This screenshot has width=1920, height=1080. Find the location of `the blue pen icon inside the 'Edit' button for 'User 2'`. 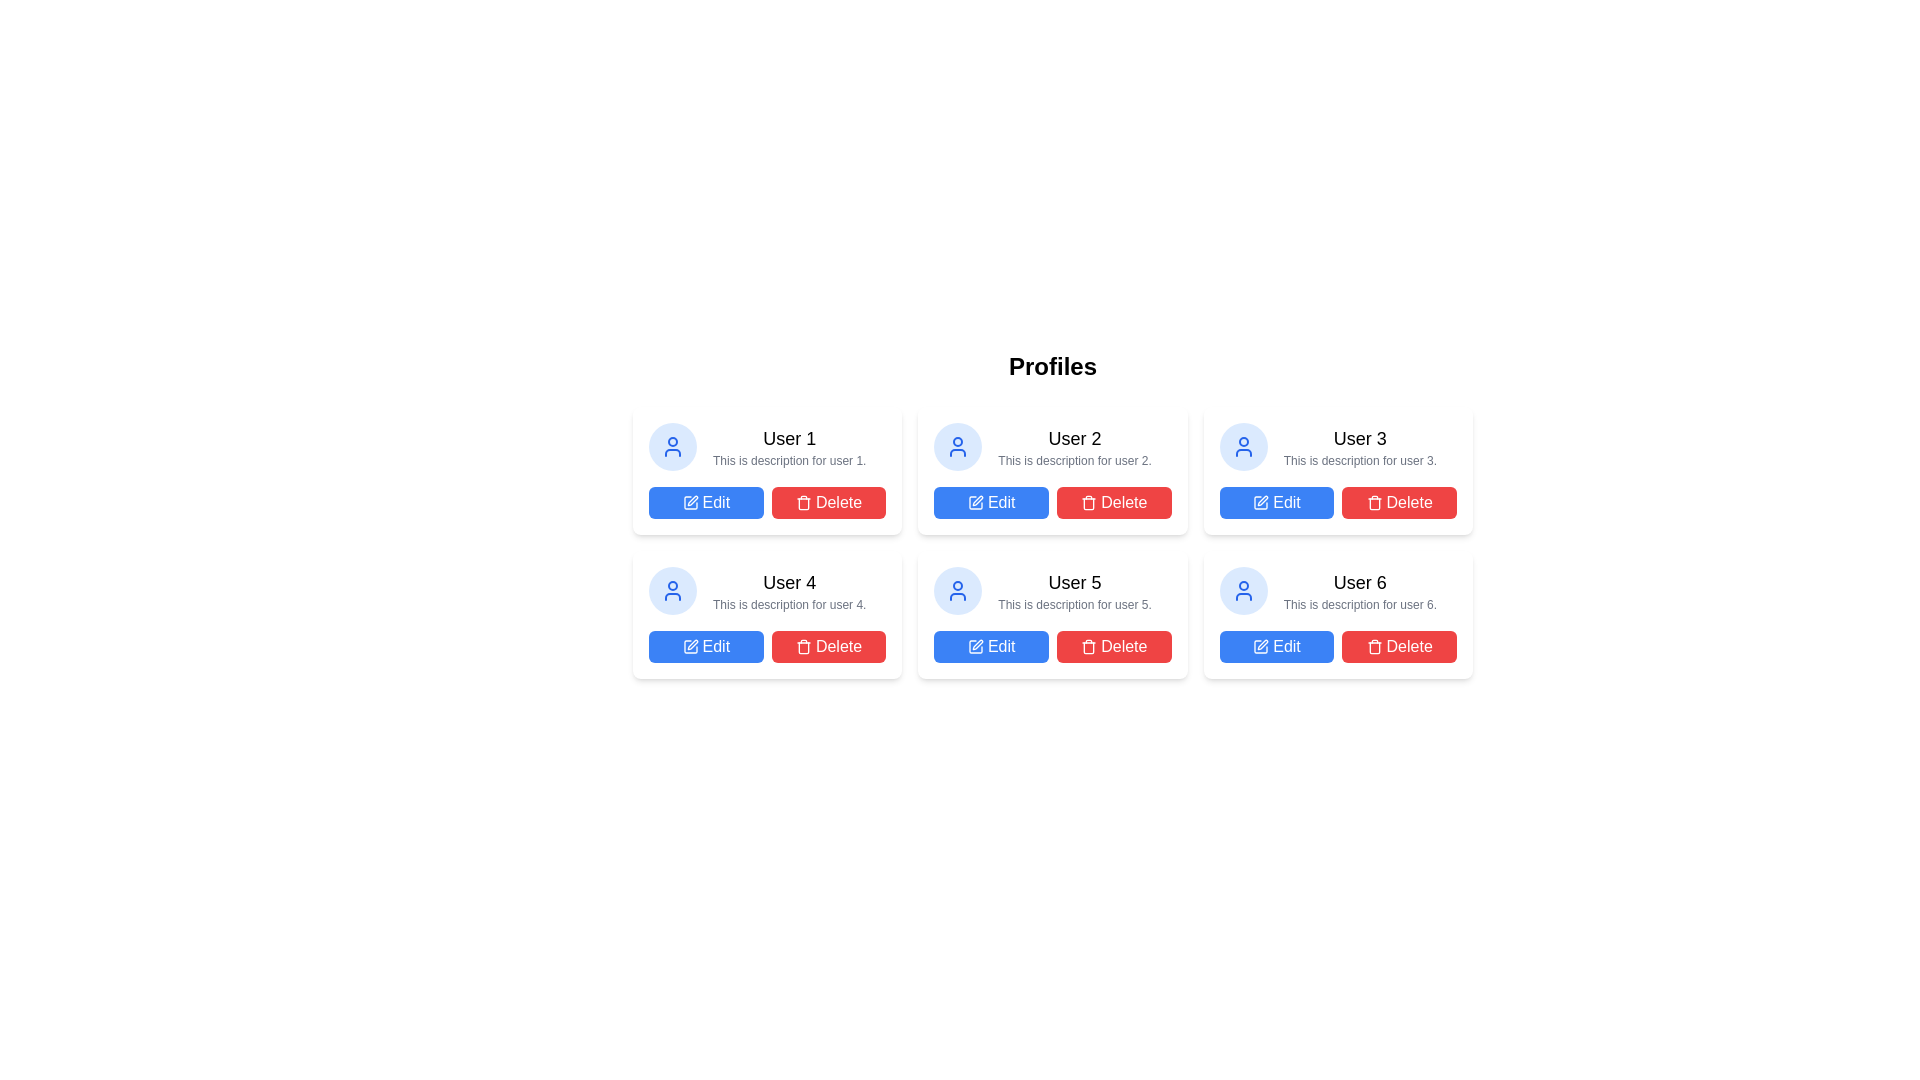

the blue pen icon inside the 'Edit' button for 'User 2' is located at coordinates (975, 501).